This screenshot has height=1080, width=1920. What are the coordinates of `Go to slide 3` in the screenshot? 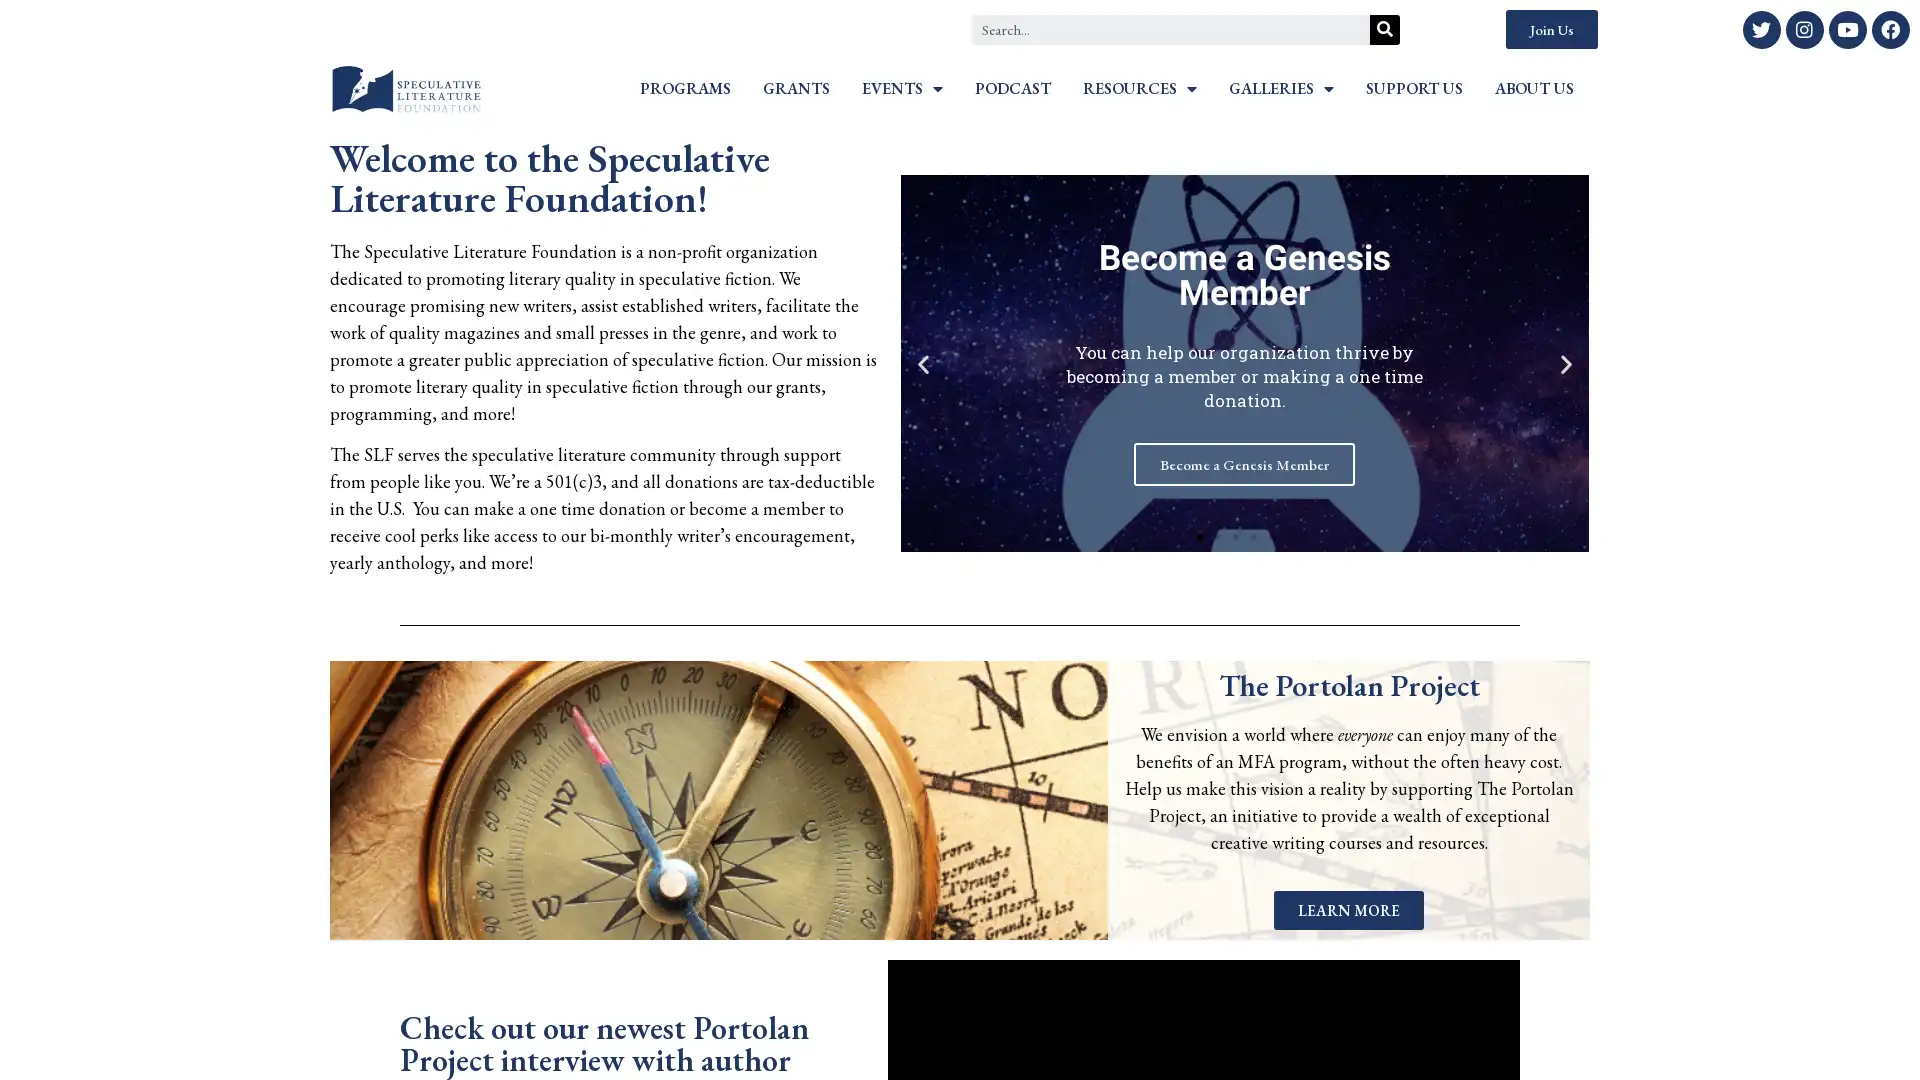 It's located at (1235, 535).